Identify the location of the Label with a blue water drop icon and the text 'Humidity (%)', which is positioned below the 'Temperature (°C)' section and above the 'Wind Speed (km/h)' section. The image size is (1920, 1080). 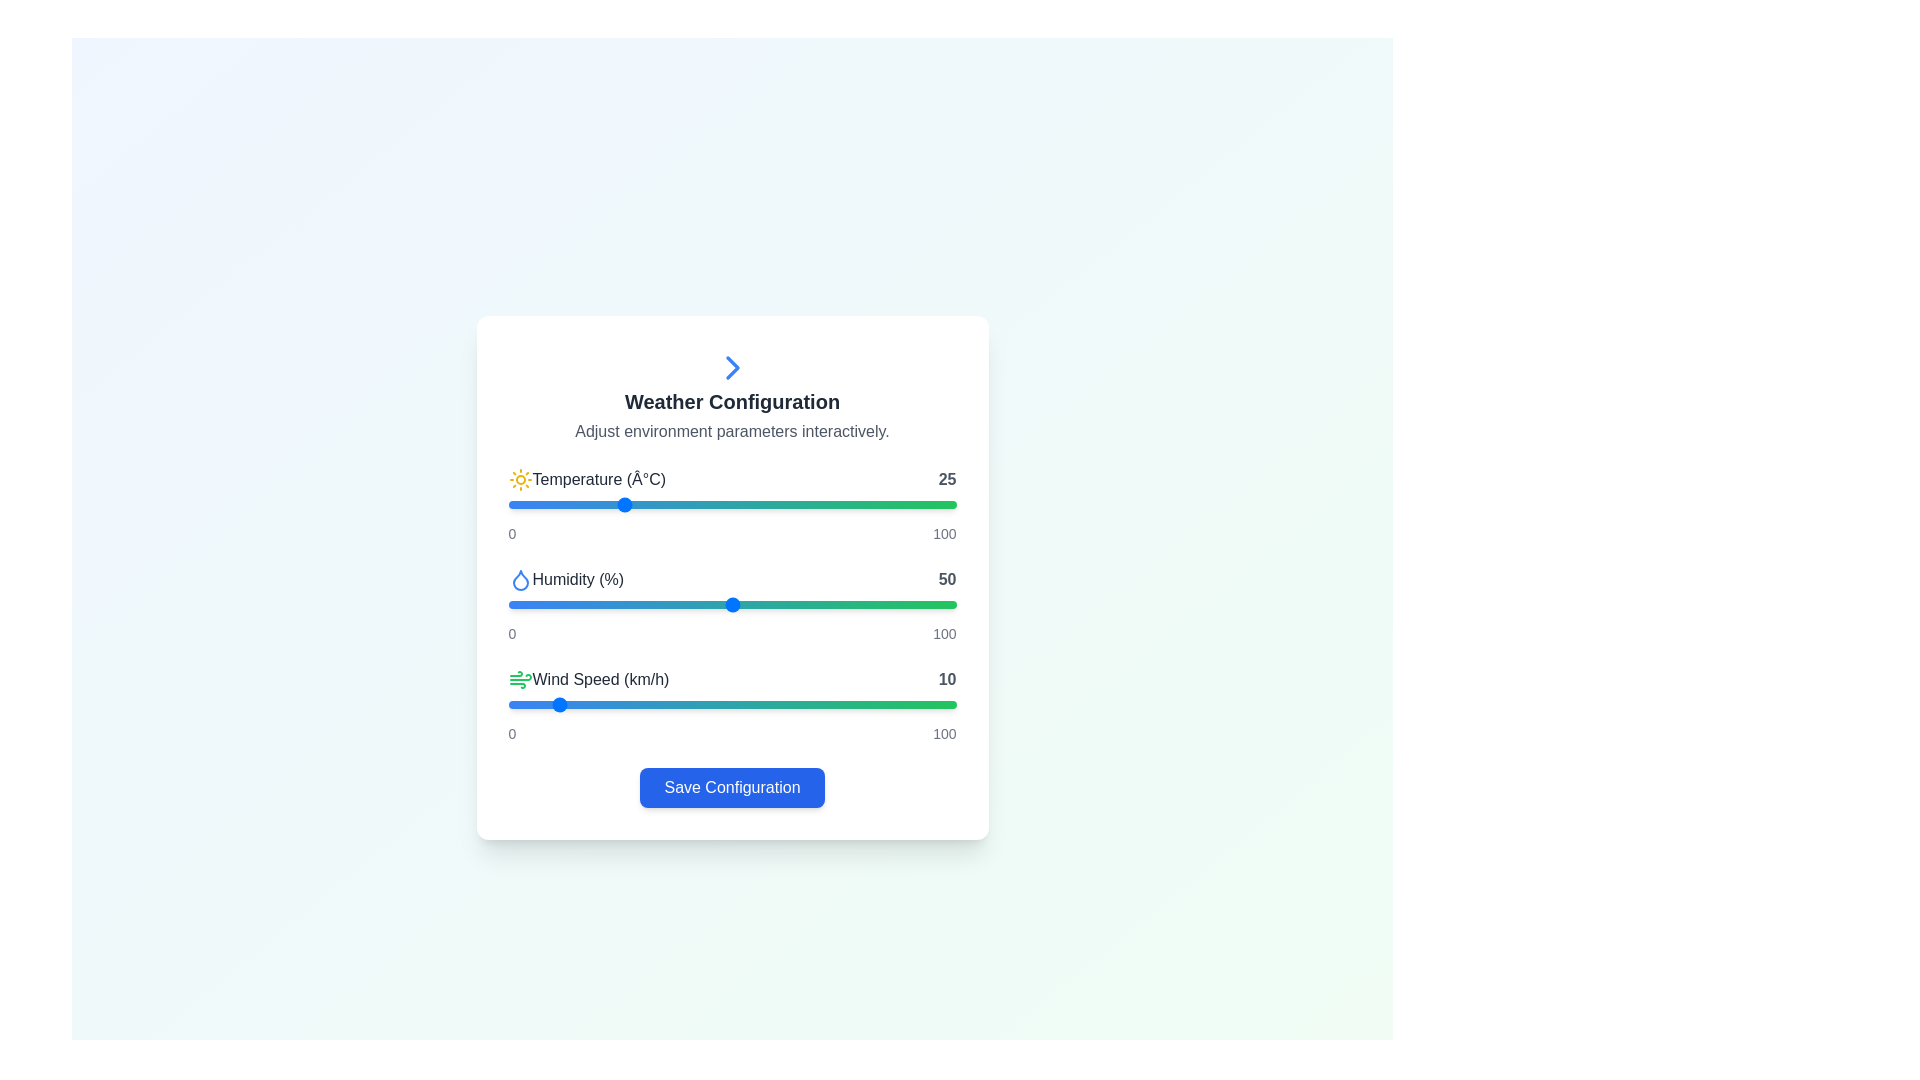
(565, 579).